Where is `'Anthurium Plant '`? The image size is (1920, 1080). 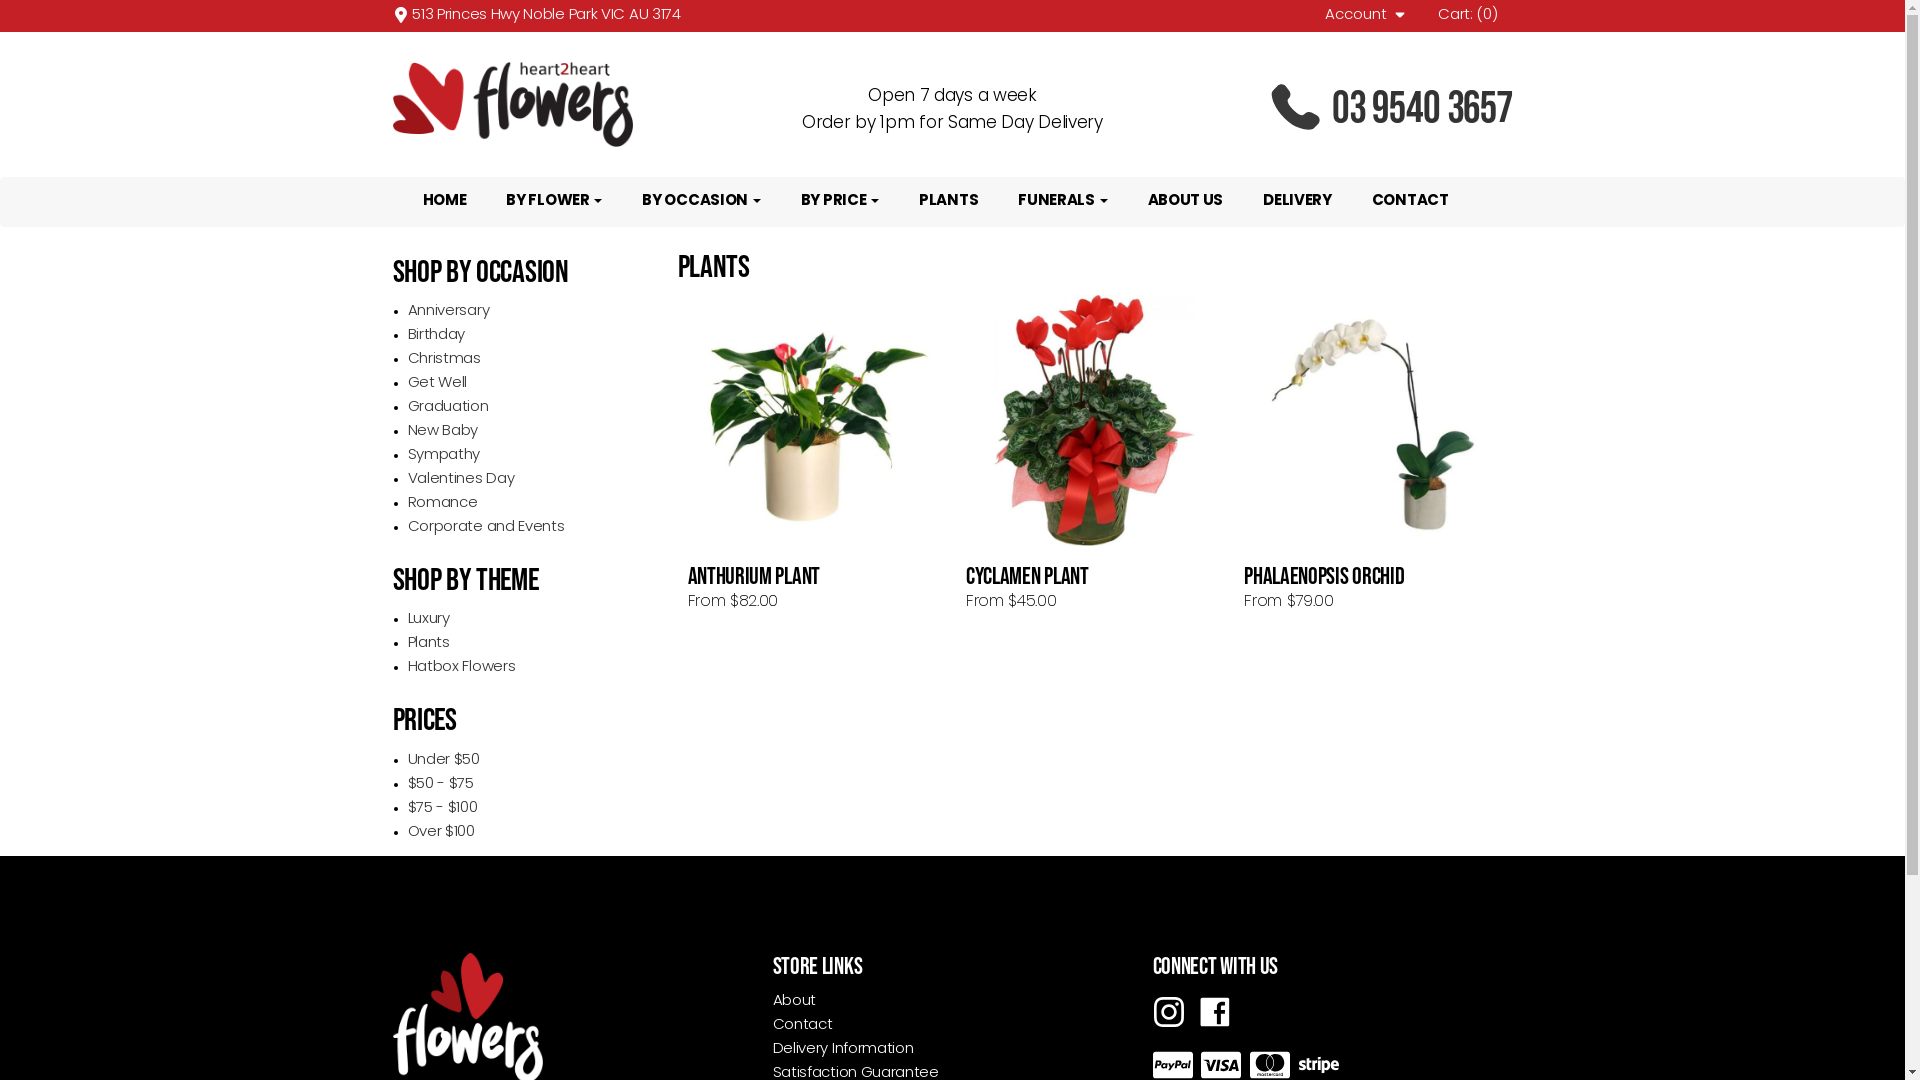
'Anthurium Plant ' is located at coordinates (816, 419).